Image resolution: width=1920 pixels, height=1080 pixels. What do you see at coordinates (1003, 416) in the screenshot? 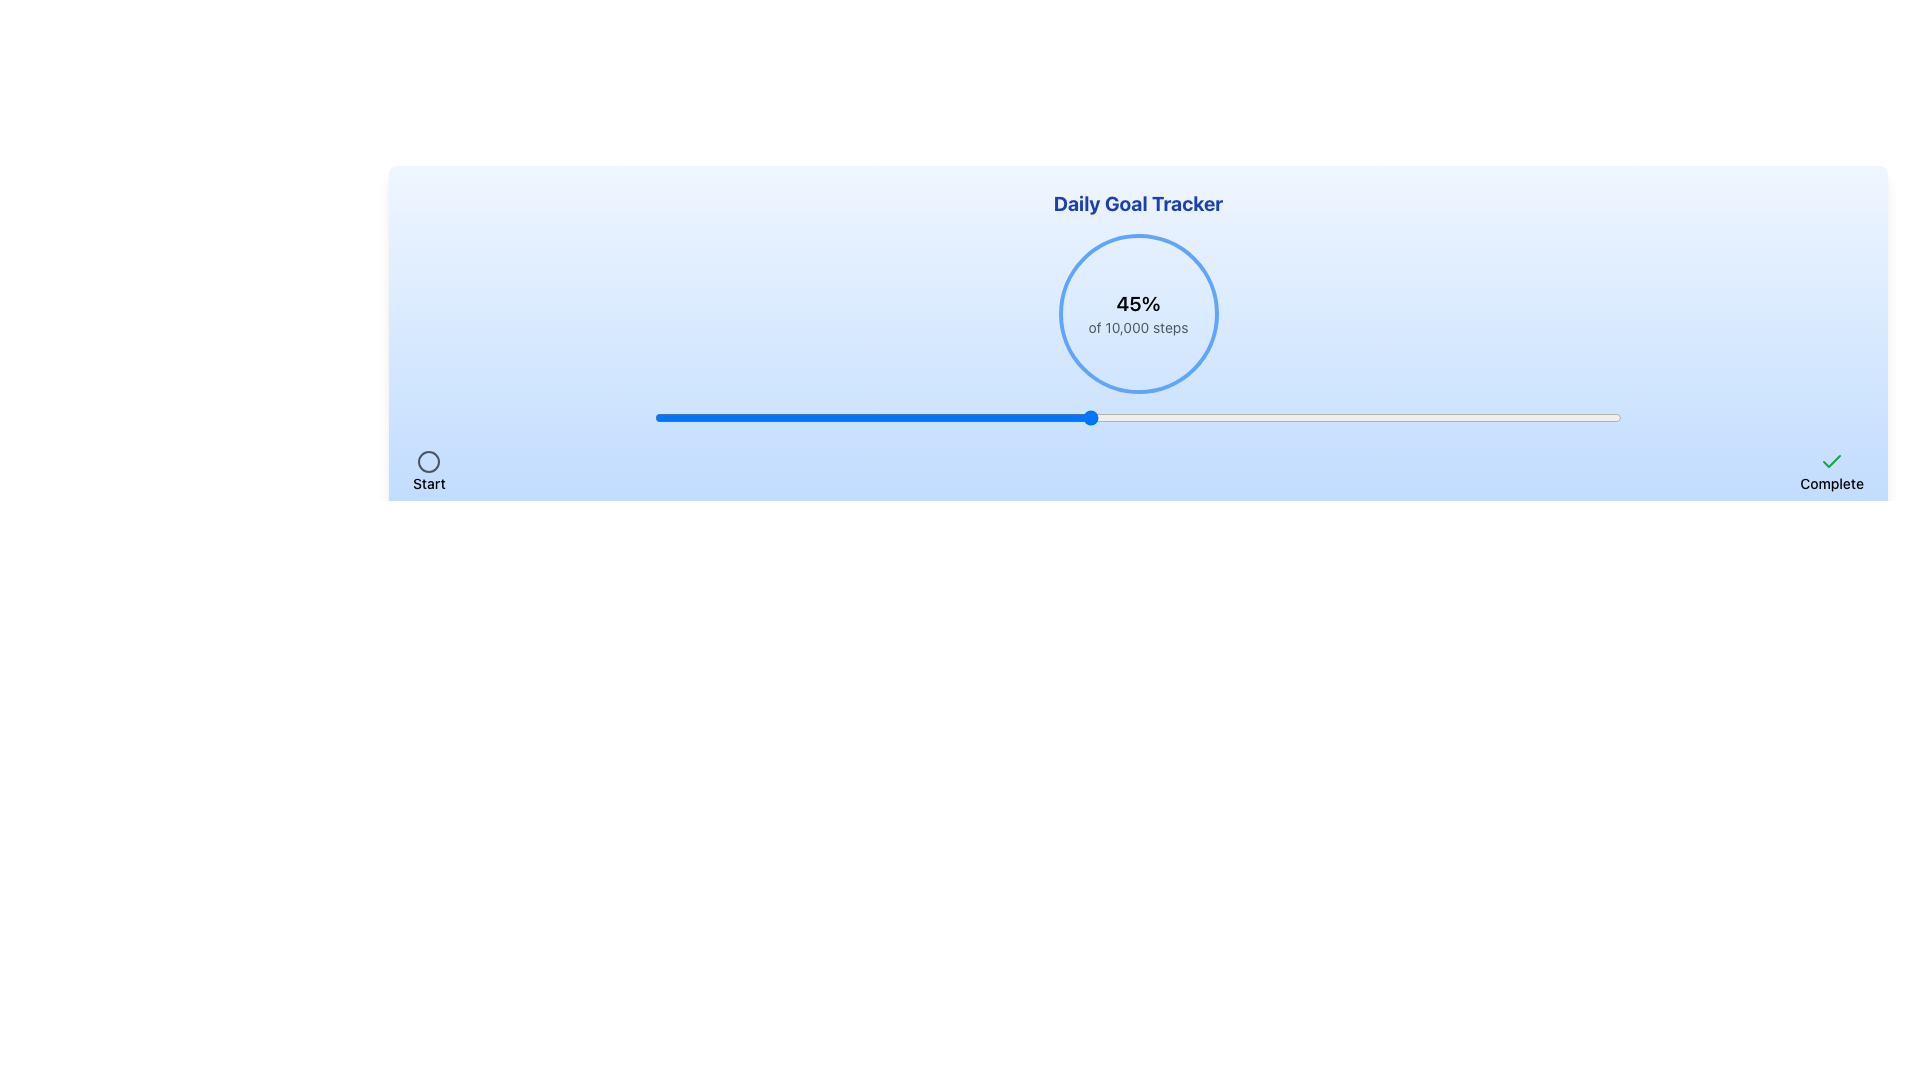
I see `the slider value` at bounding box center [1003, 416].